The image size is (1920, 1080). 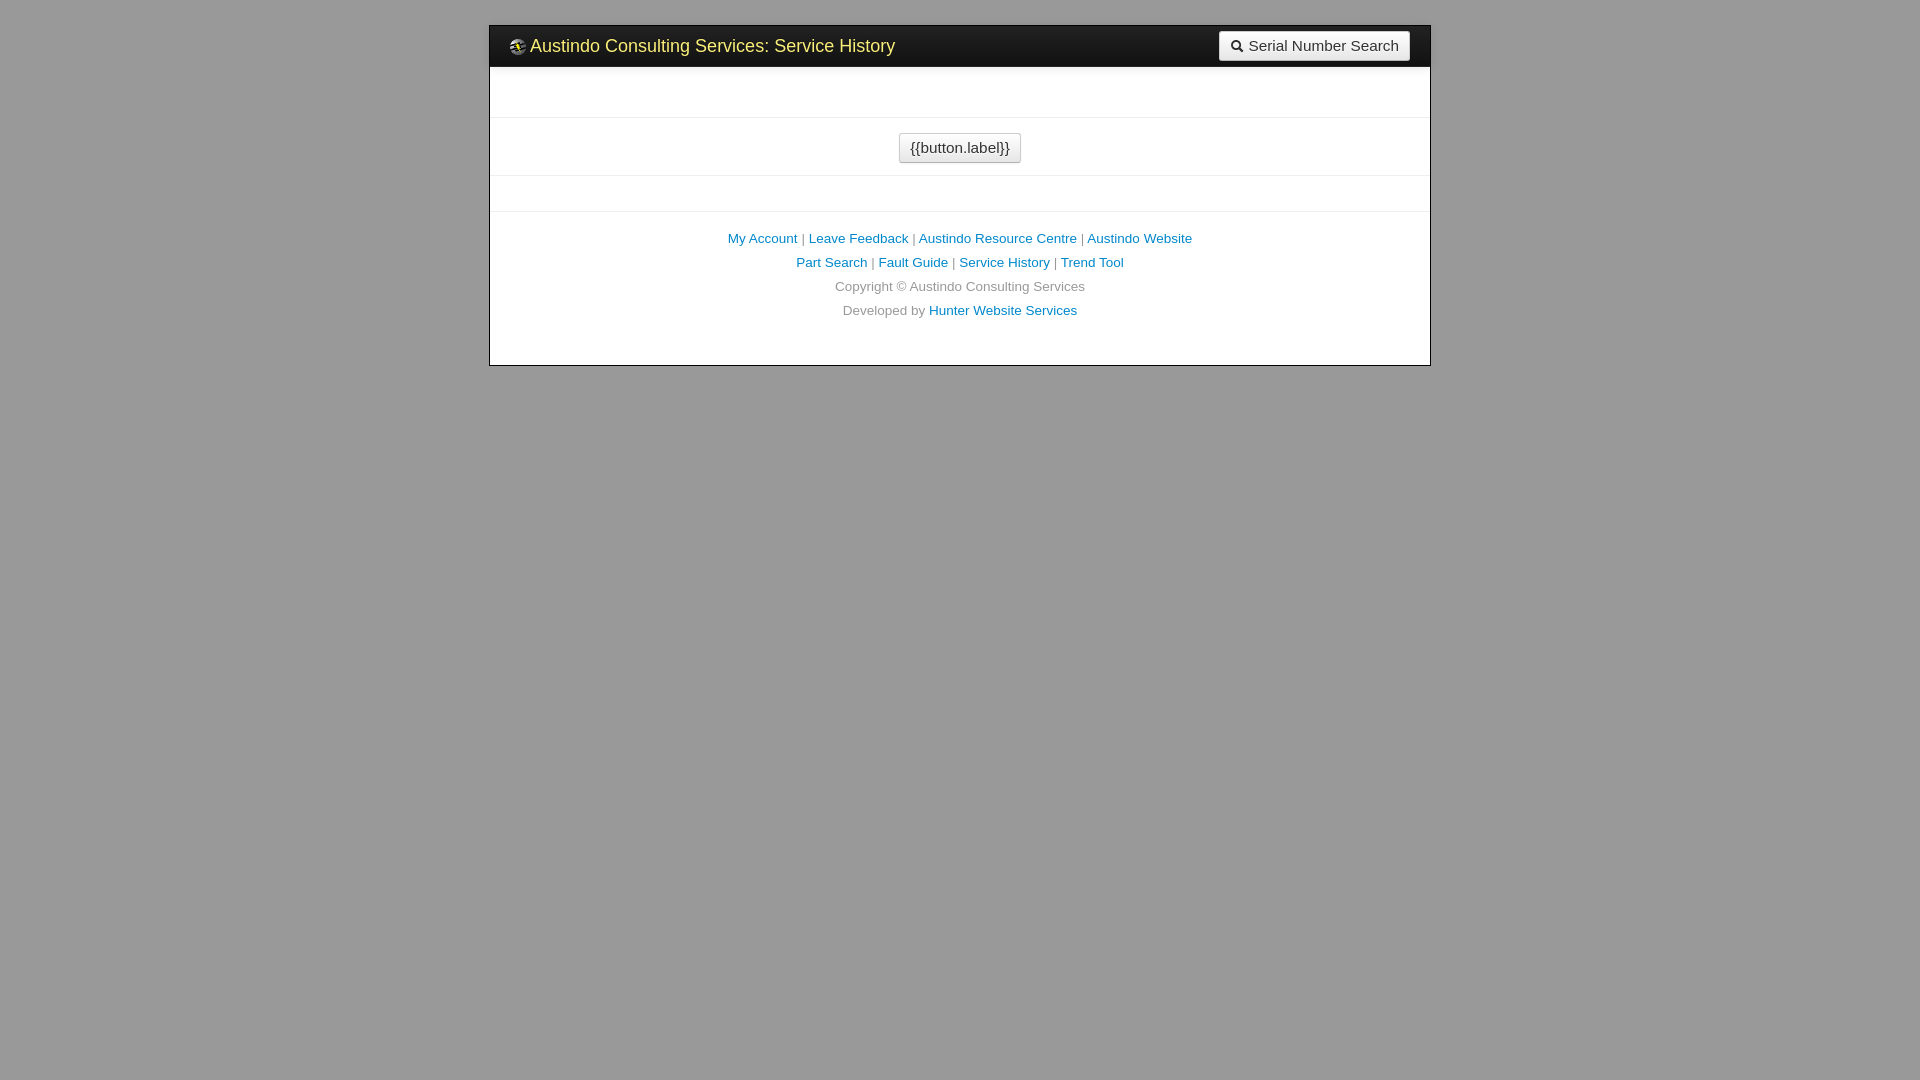 I want to click on 'Part Search', so click(x=795, y=261).